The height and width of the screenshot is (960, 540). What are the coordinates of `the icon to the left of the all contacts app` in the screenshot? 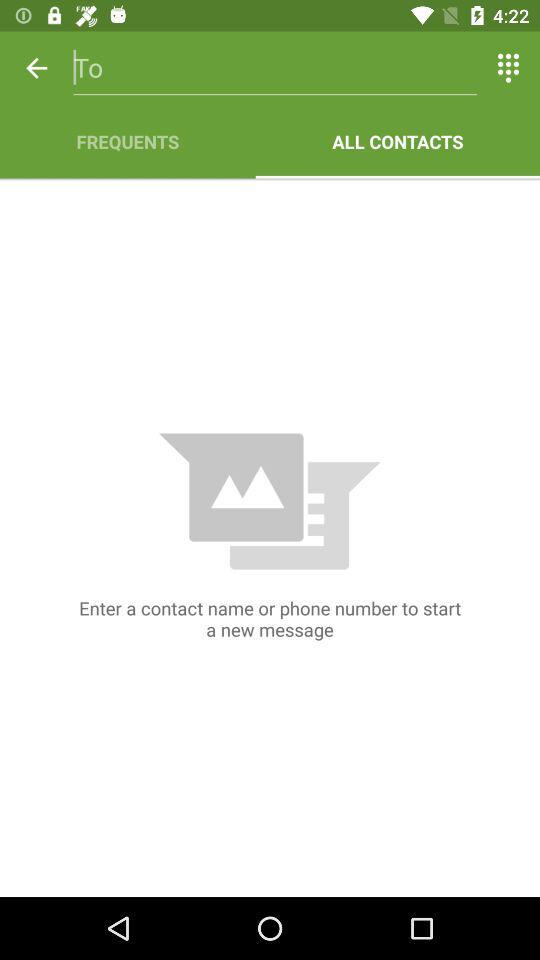 It's located at (127, 140).